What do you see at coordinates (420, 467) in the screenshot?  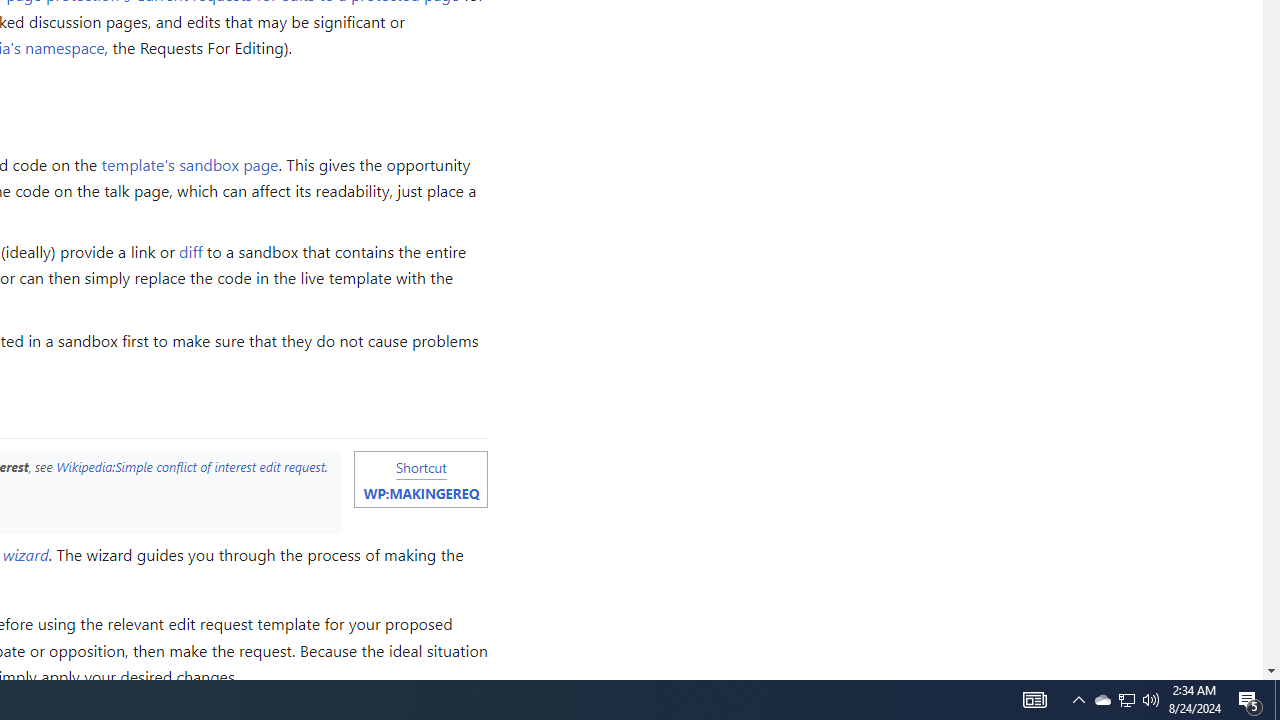 I see `'Shortcut'` at bounding box center [420, 467].